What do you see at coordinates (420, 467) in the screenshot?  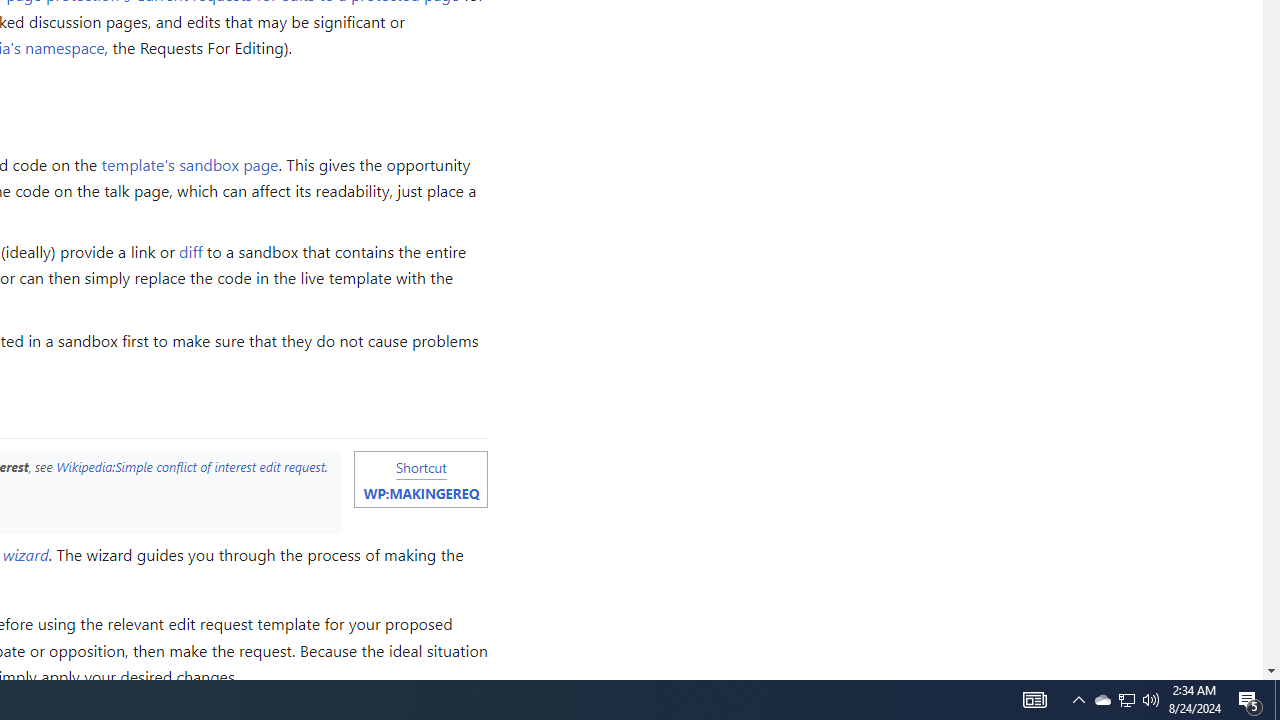 I see `'Shortcut'` at bounding box center [420, 467].